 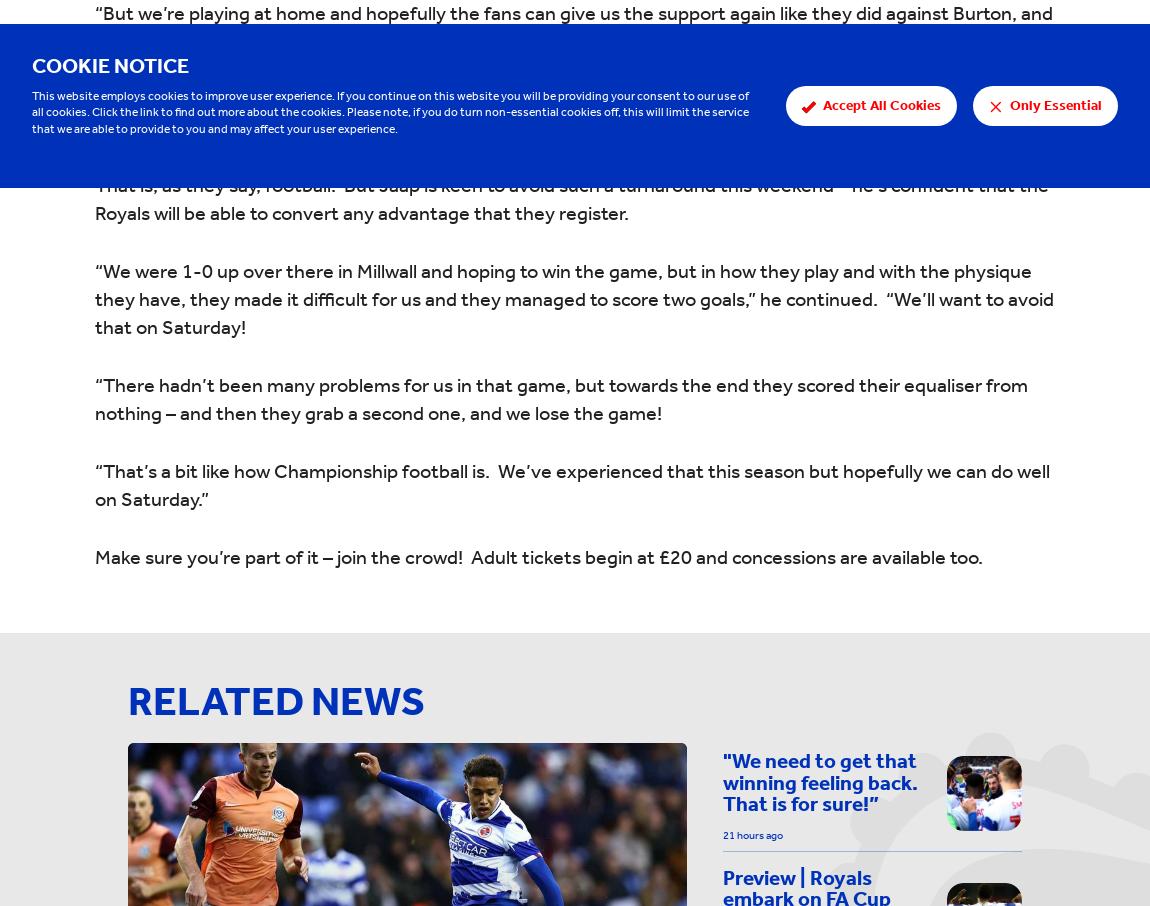 What do you see at coordinates (720, 781) in the screenshot?
I see `'"We need to get that winning feeling back. That is for sure!”'` at bounding box center [720, 781].